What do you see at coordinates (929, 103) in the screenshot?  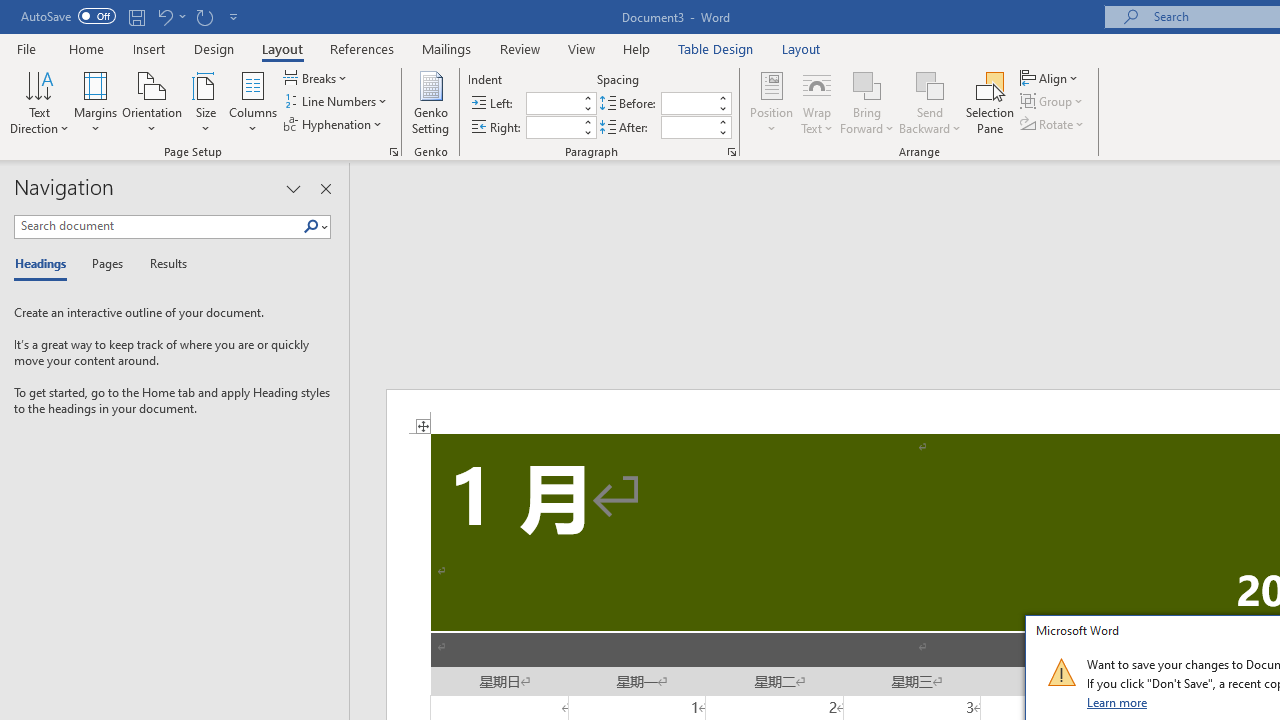 I see `'Send Backward'` at bounding box center [929, 103].